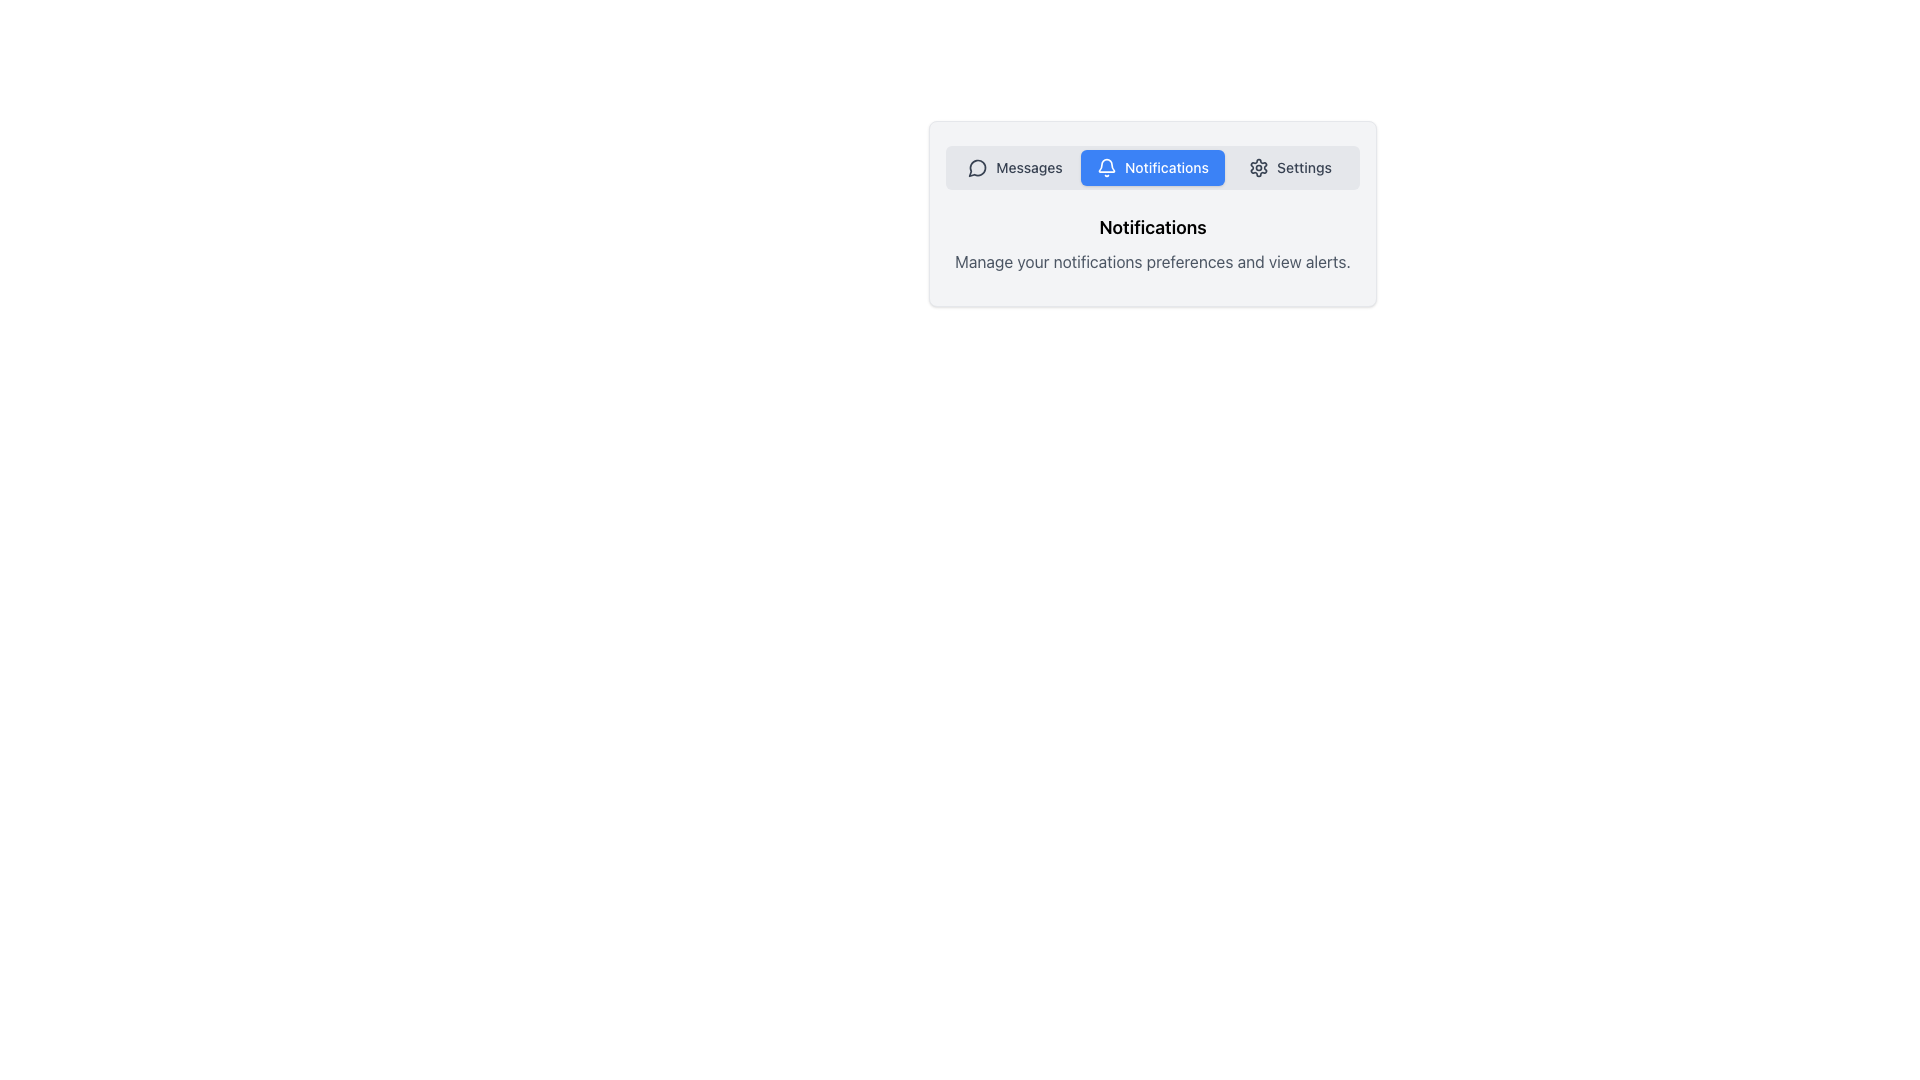 The image size is (1920, 1080). Describe the element at coordinates (1257, 167) in the screenshot. I see `the mechanical gear icon representing the settings feature, which is located in the center of the 'Settings' button in the navigation bar` at that location.